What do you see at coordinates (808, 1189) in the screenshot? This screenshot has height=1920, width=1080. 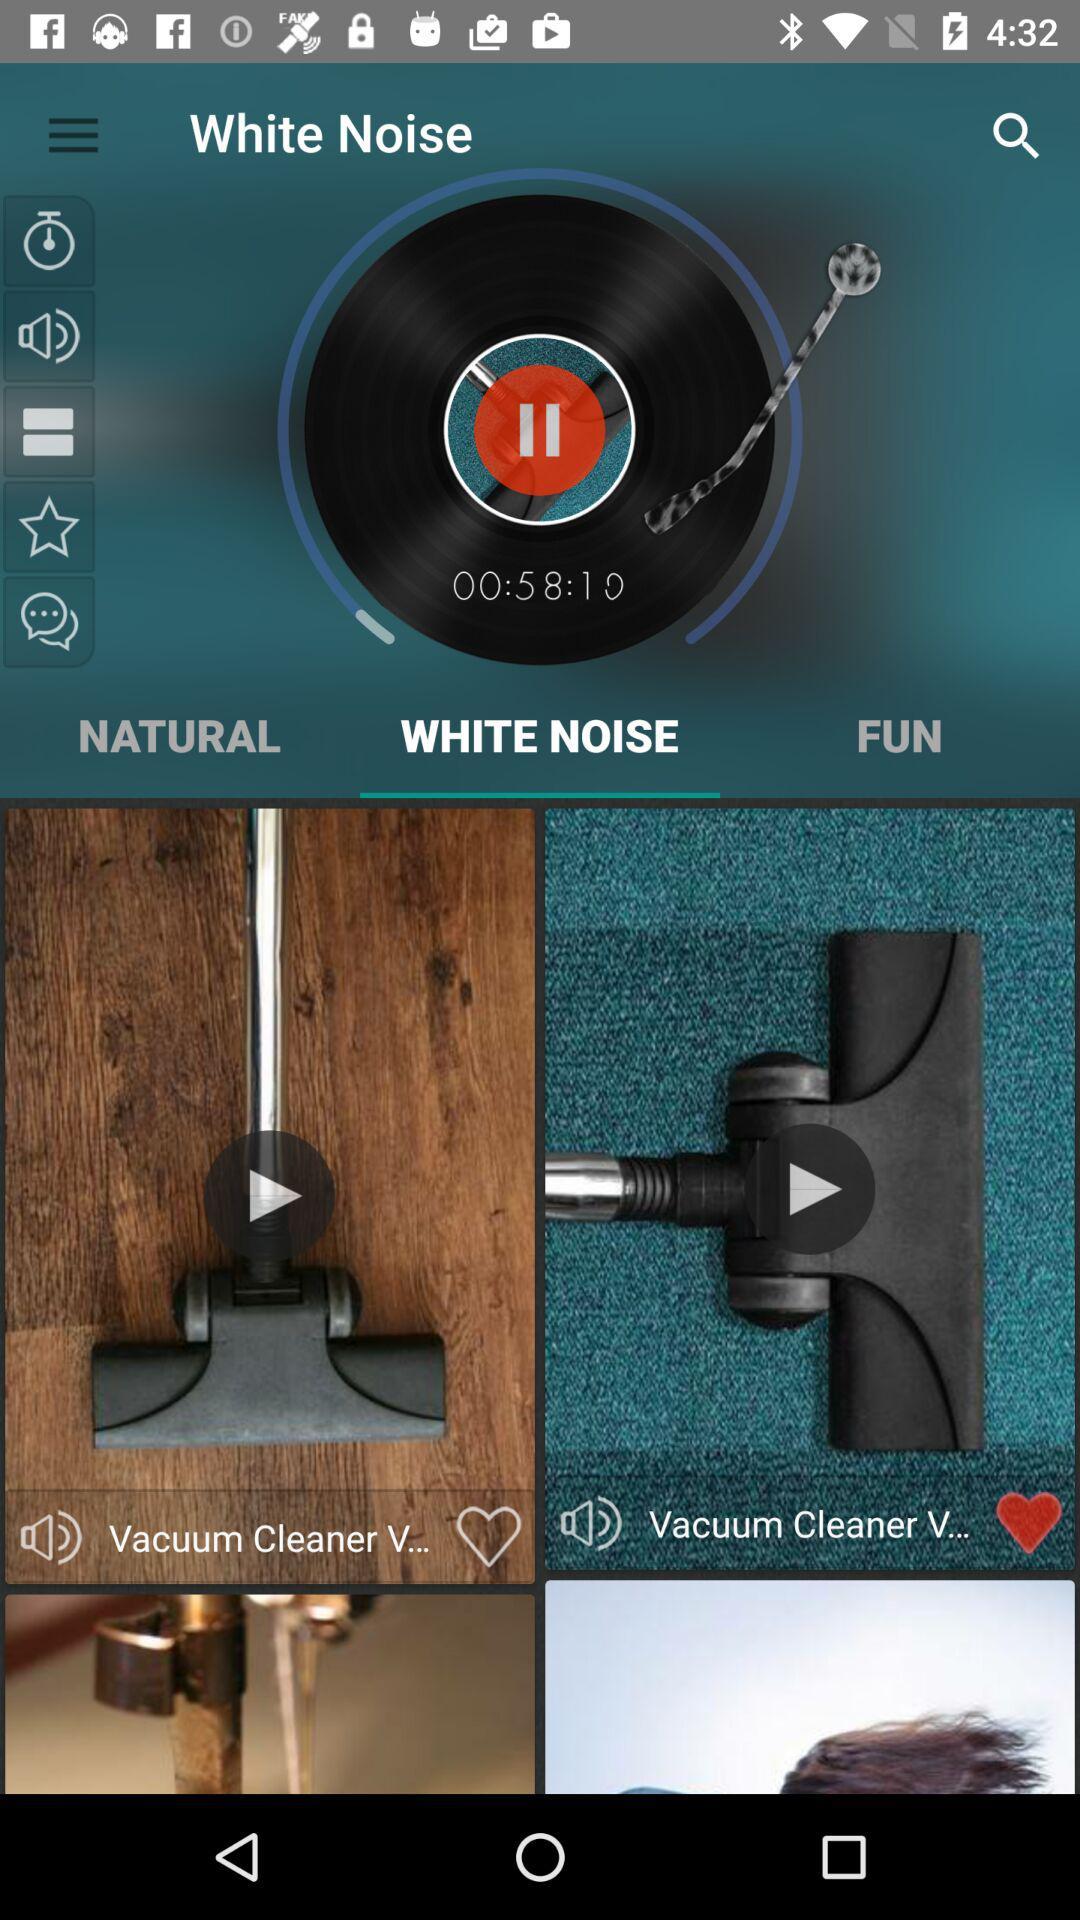 I see `play` at bounding box center [808, 1189].